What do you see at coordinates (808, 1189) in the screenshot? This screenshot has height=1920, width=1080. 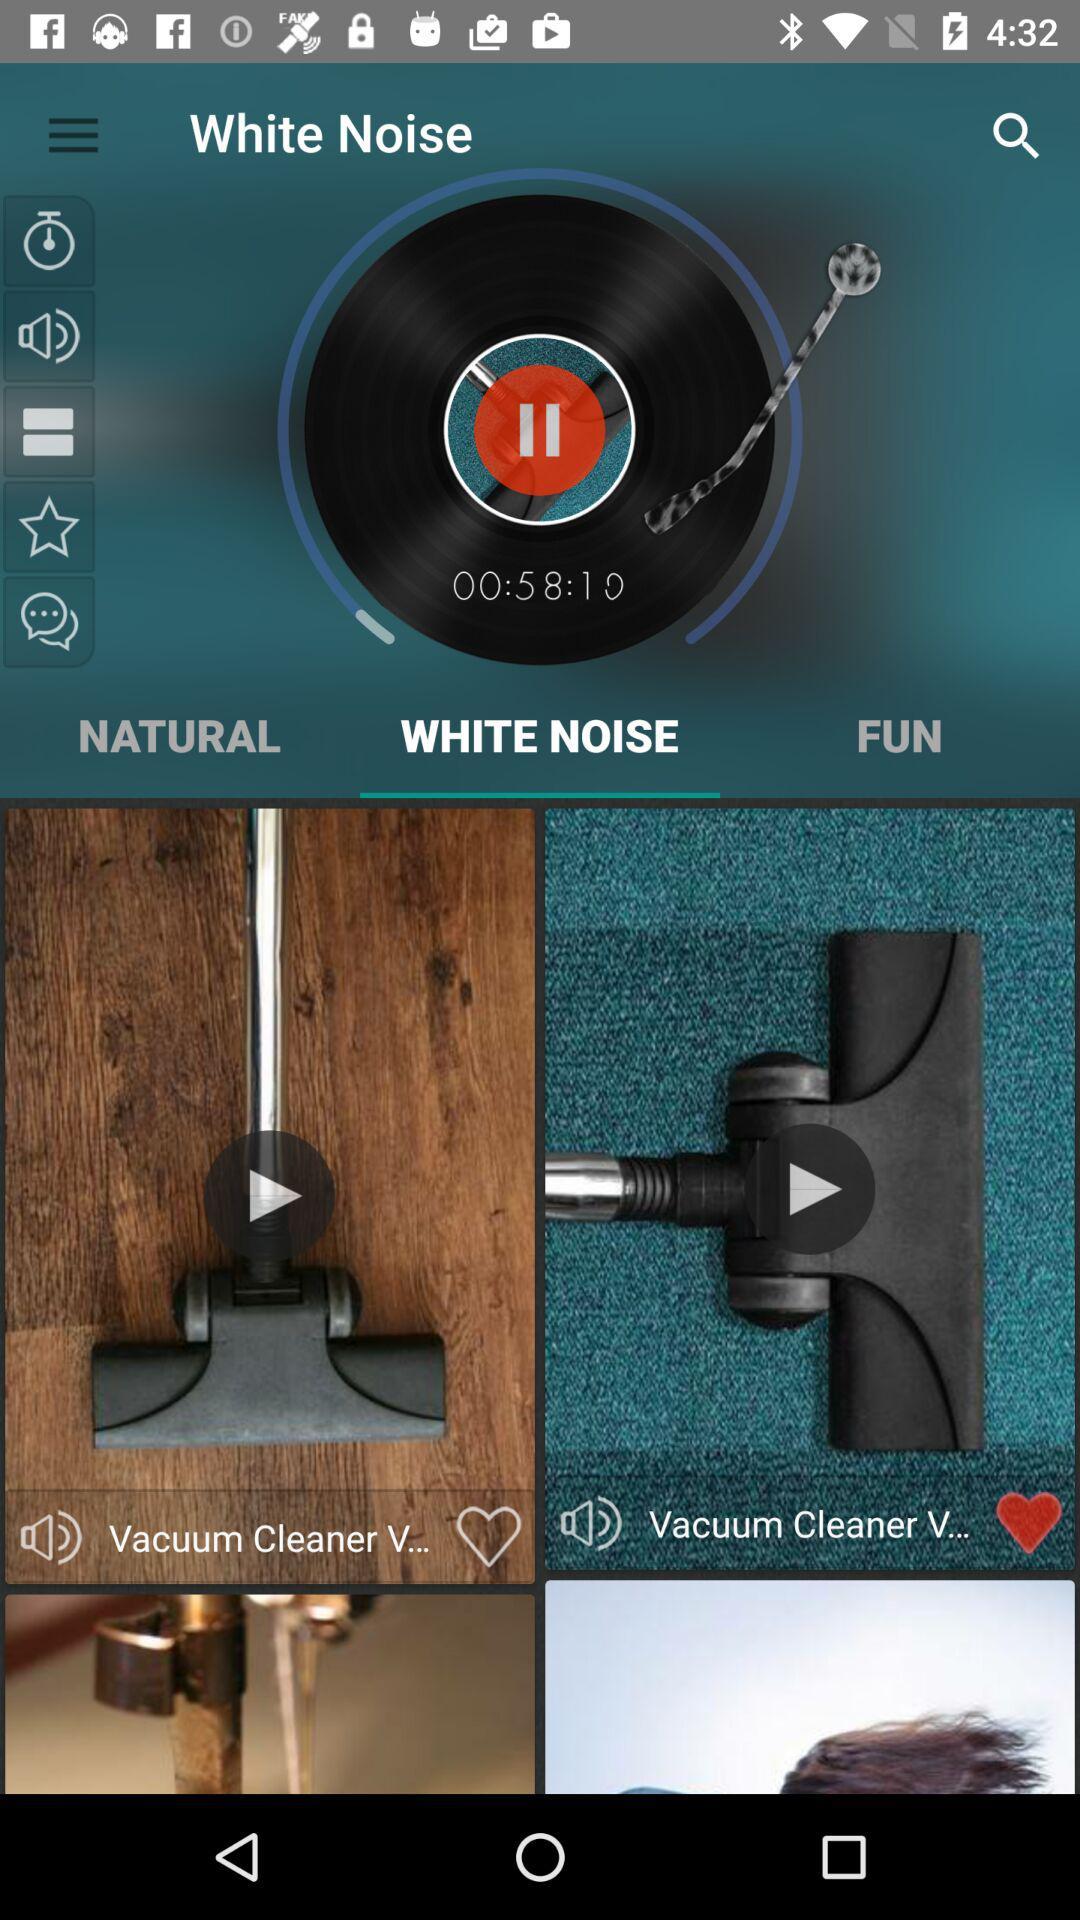 I see `play` at bounding box center [808, 1189].